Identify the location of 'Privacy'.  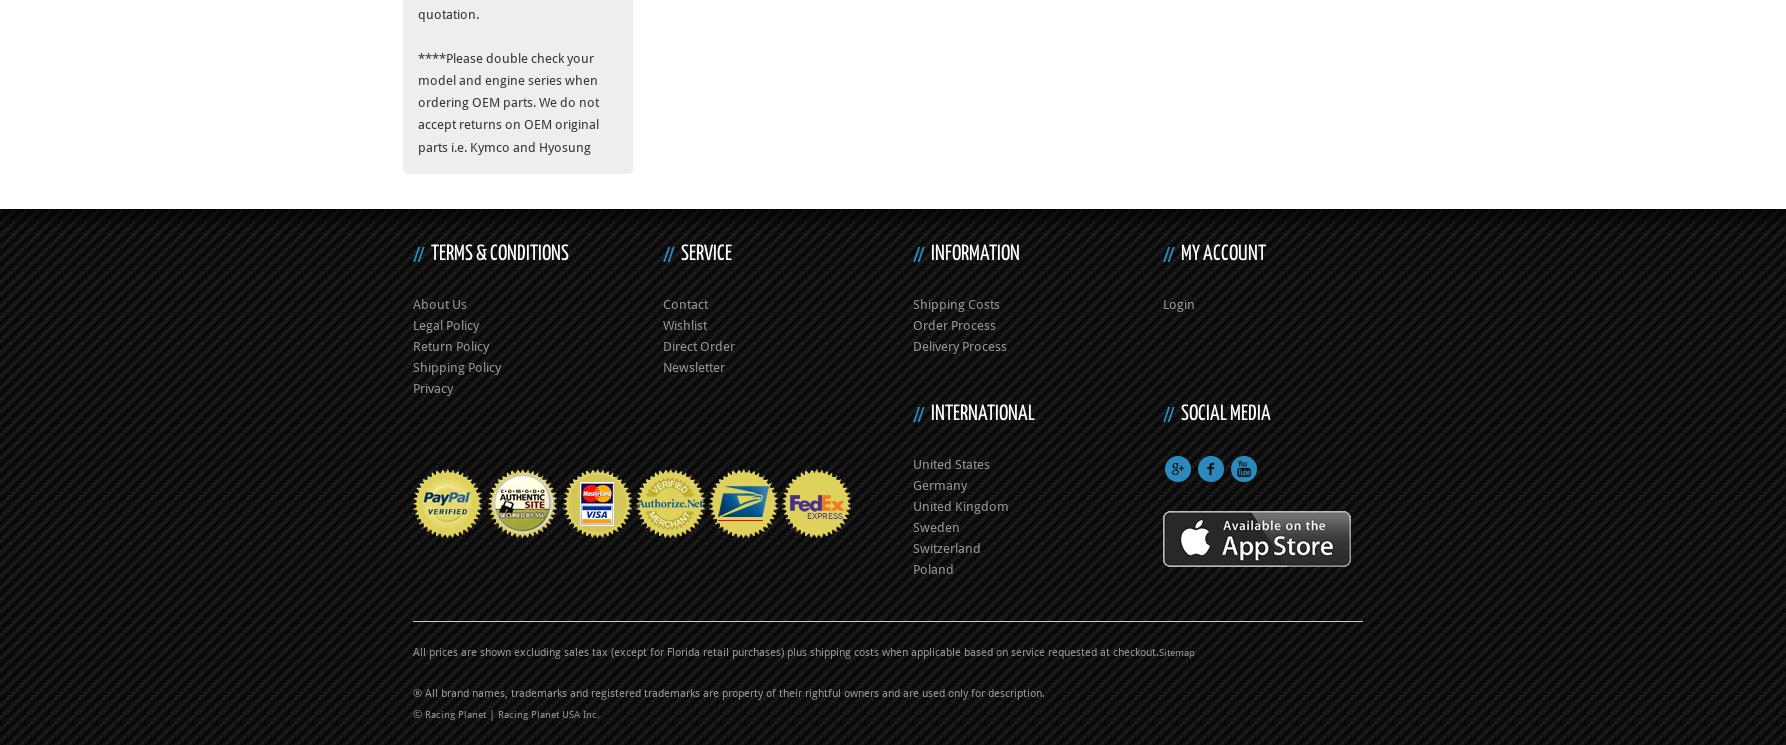
(432, 386).